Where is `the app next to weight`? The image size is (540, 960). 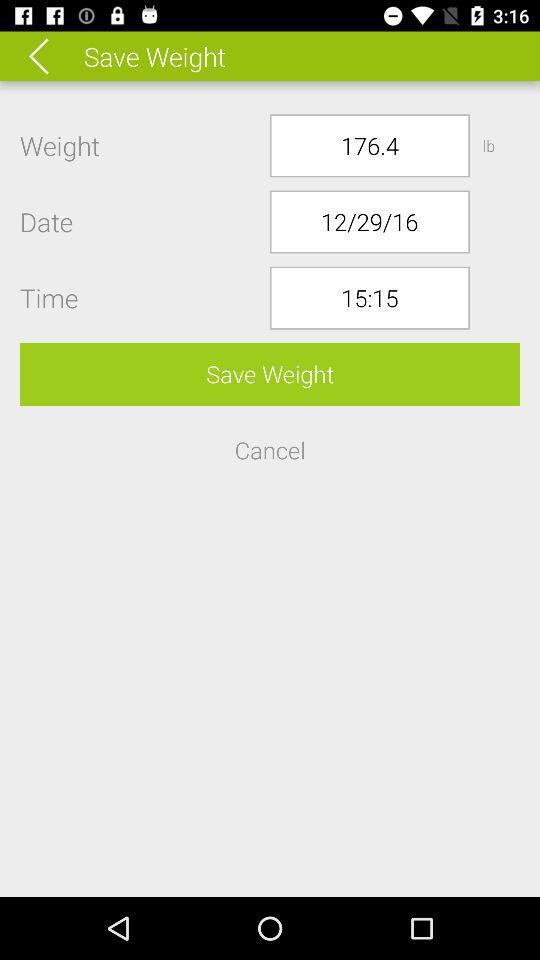
the app next to weight is located at coordinates (368, 144).